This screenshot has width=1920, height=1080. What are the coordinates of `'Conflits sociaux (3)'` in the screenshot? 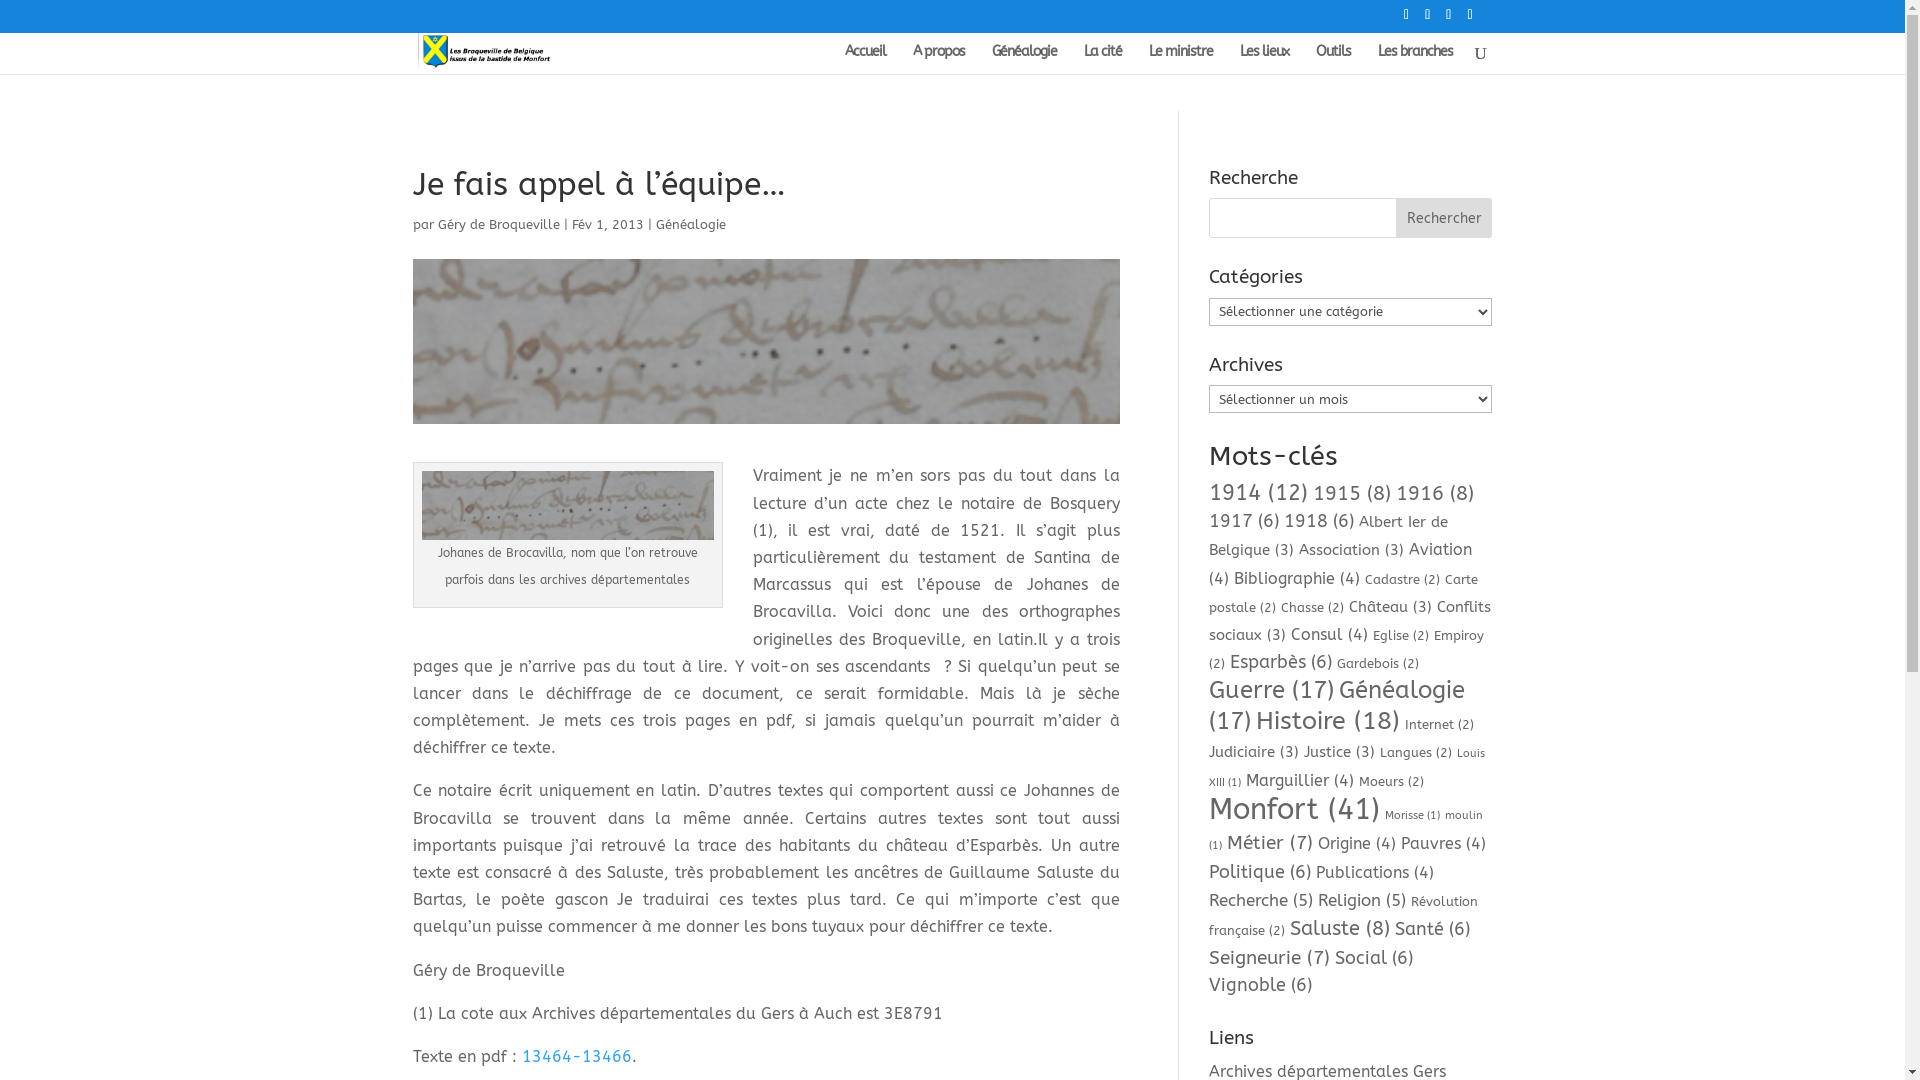 It's located at (1349, 620).